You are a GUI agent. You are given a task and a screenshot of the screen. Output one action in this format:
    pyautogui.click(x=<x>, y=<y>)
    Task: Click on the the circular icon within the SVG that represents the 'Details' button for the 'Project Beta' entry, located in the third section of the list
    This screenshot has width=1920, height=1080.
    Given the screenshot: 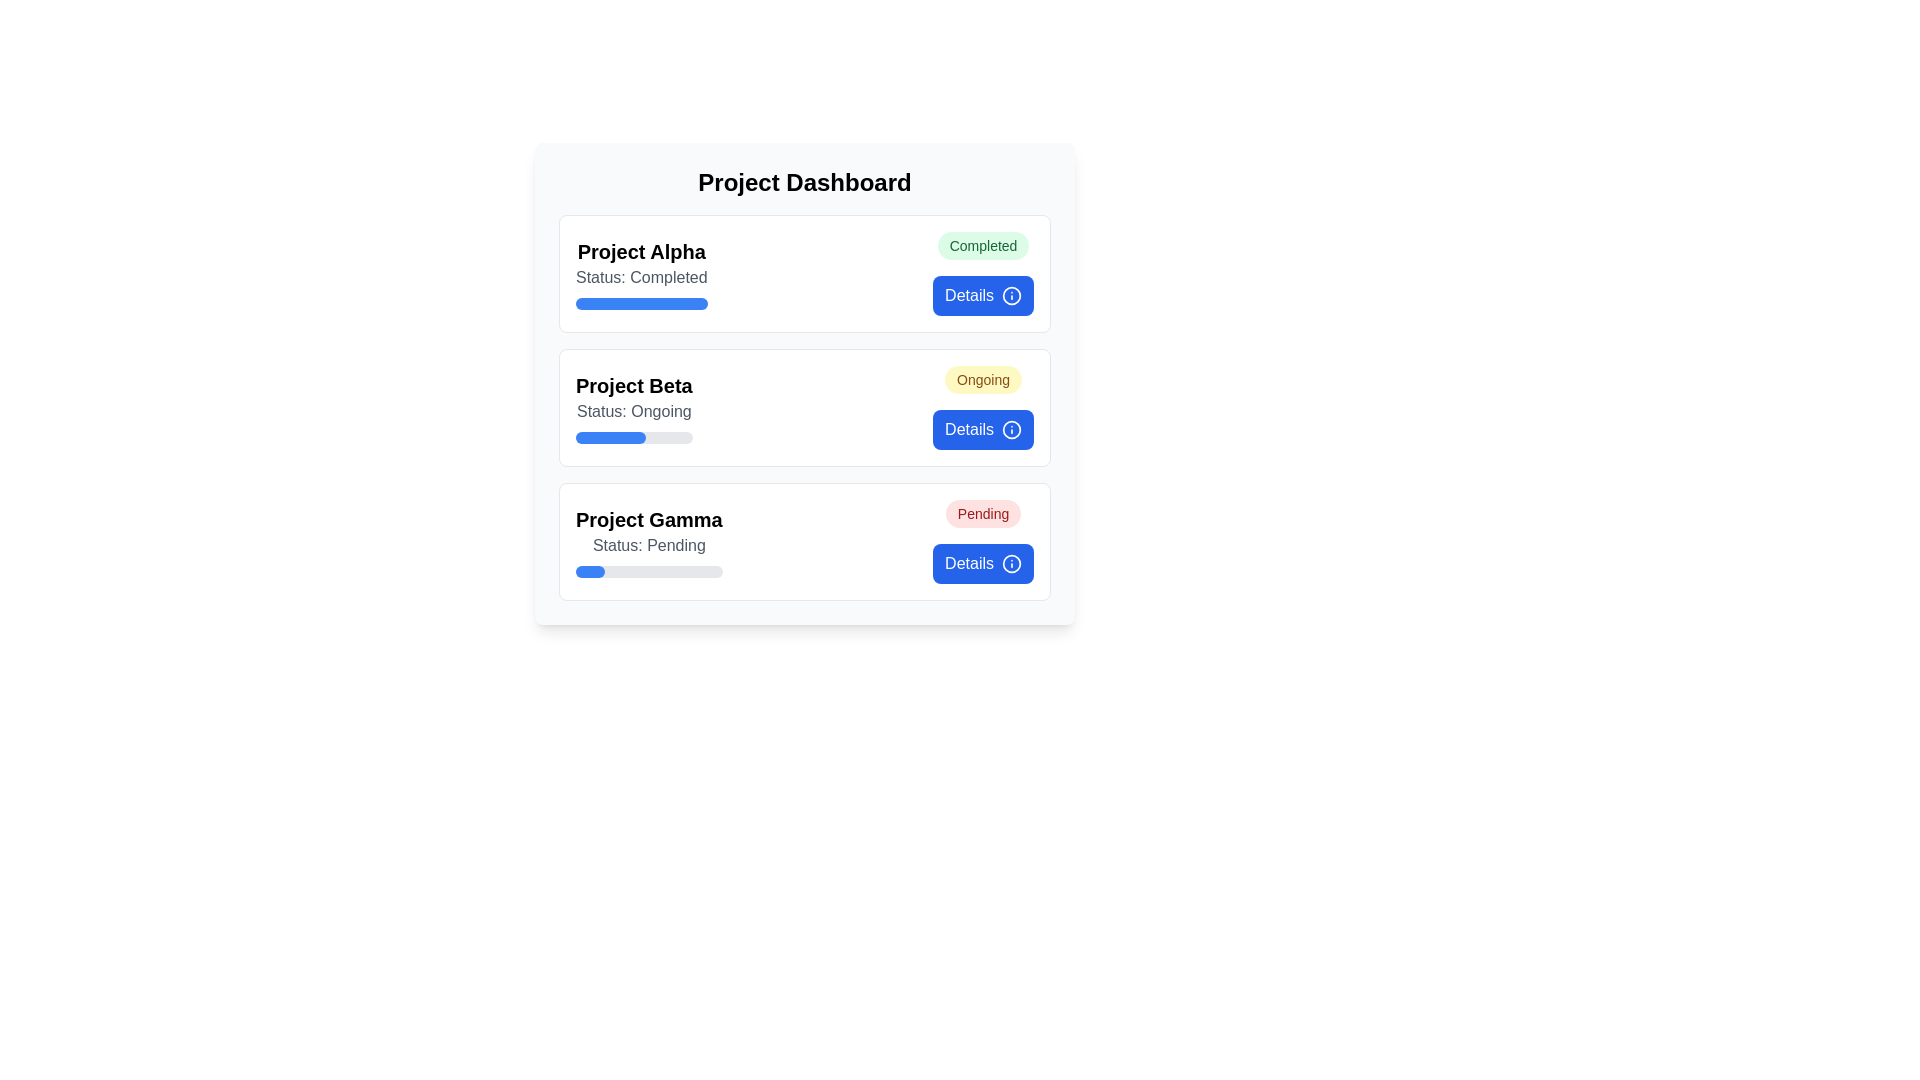 What is the action you would take?
    pyautogui.click(x=1012, y=428)
    